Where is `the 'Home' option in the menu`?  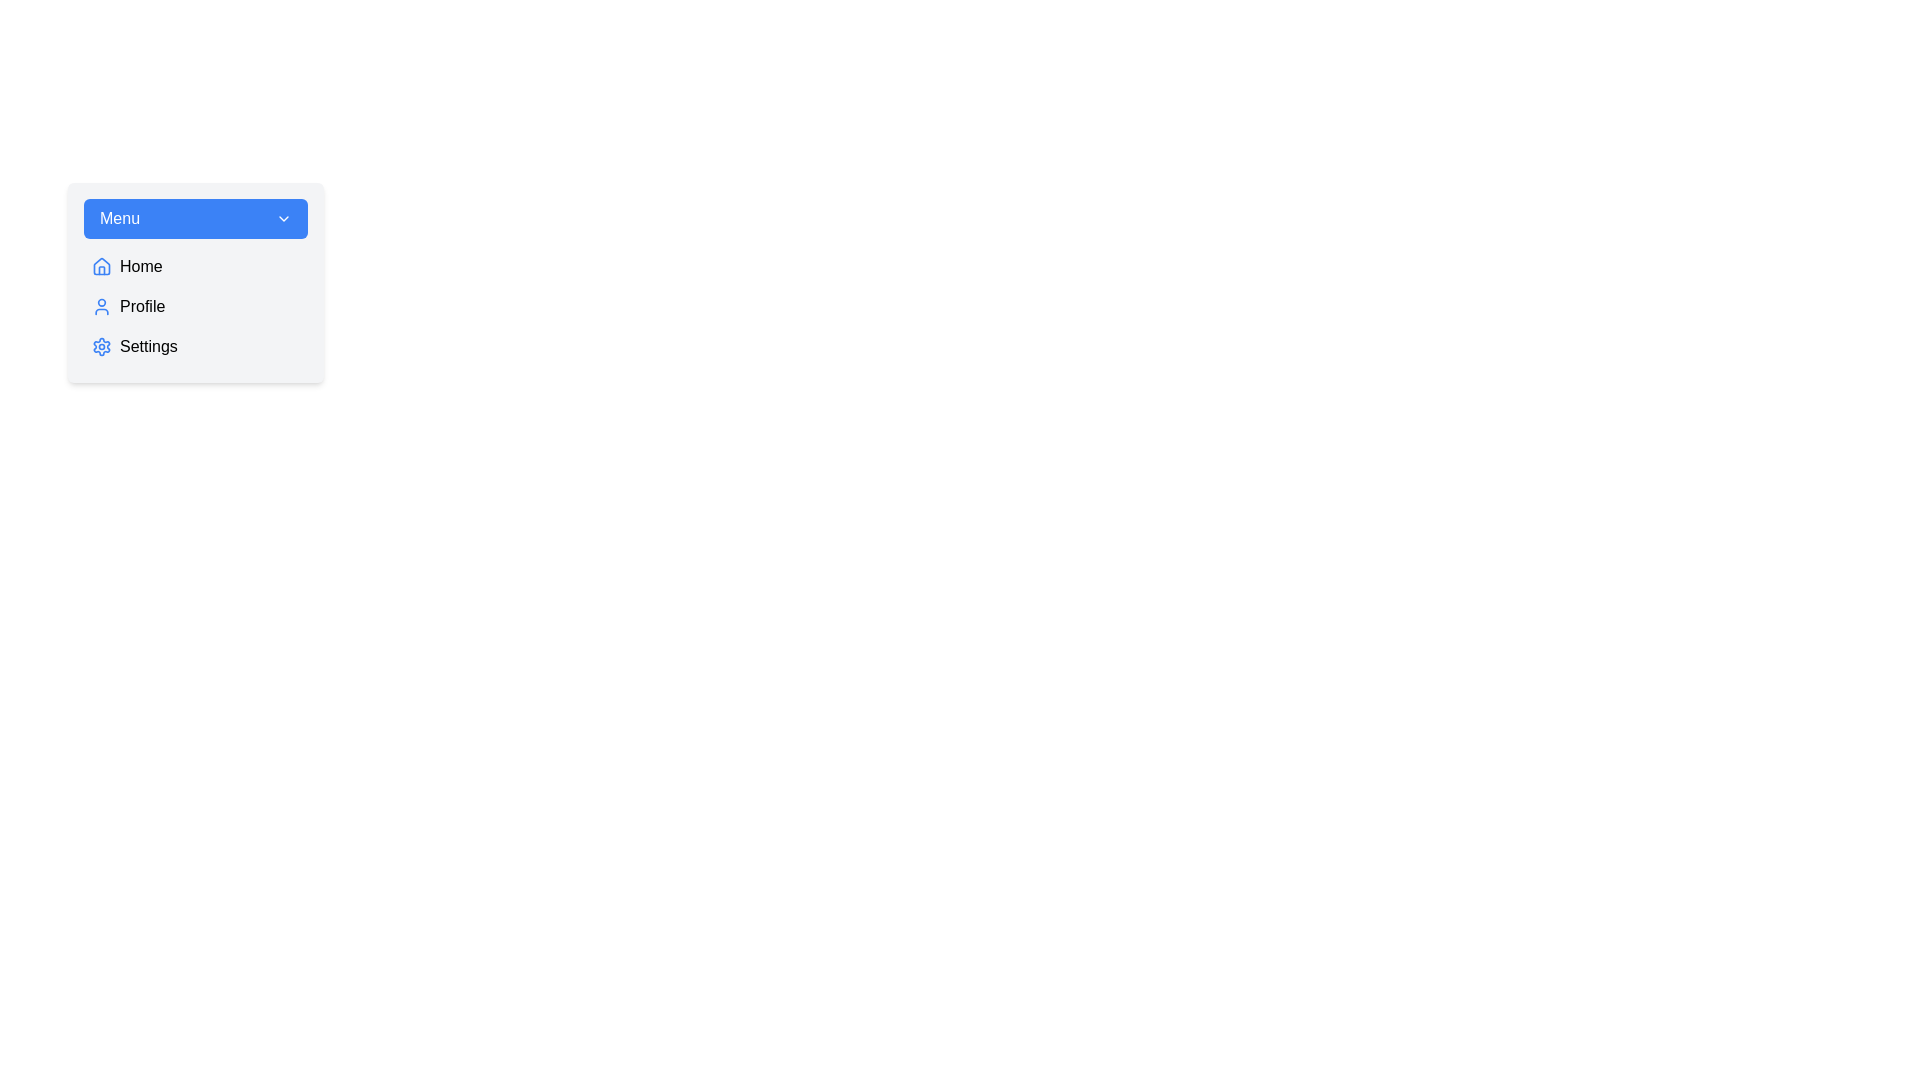 the 'Home' option in the menu is located at coordinates (196, 265).